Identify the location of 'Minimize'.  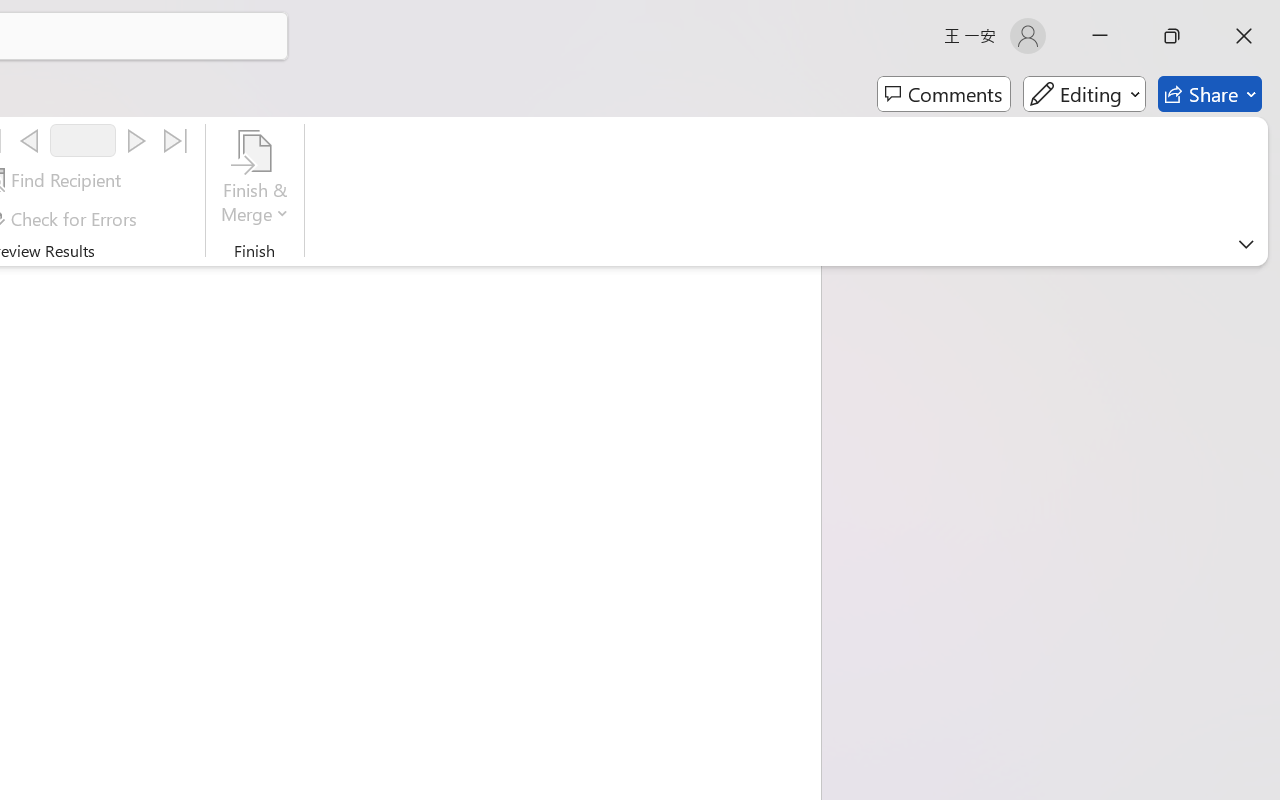
(1099, 35).